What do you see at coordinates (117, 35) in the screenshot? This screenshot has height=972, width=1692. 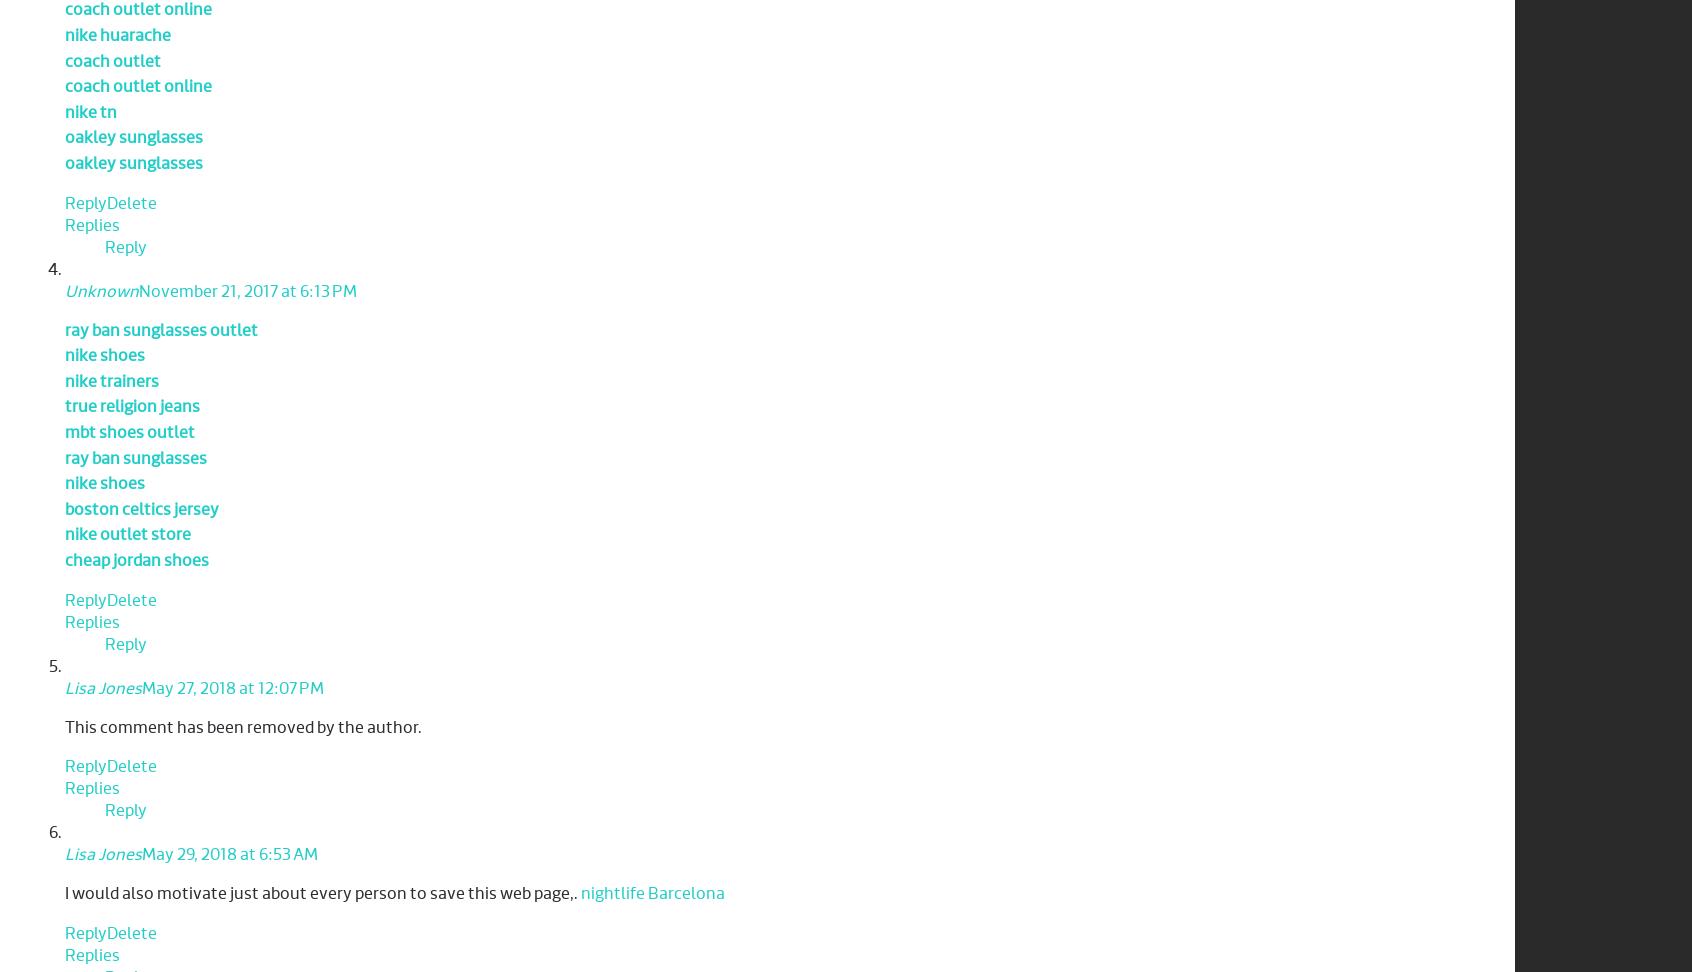 I see `'nike huarache'` at bounding box center [117, 35].